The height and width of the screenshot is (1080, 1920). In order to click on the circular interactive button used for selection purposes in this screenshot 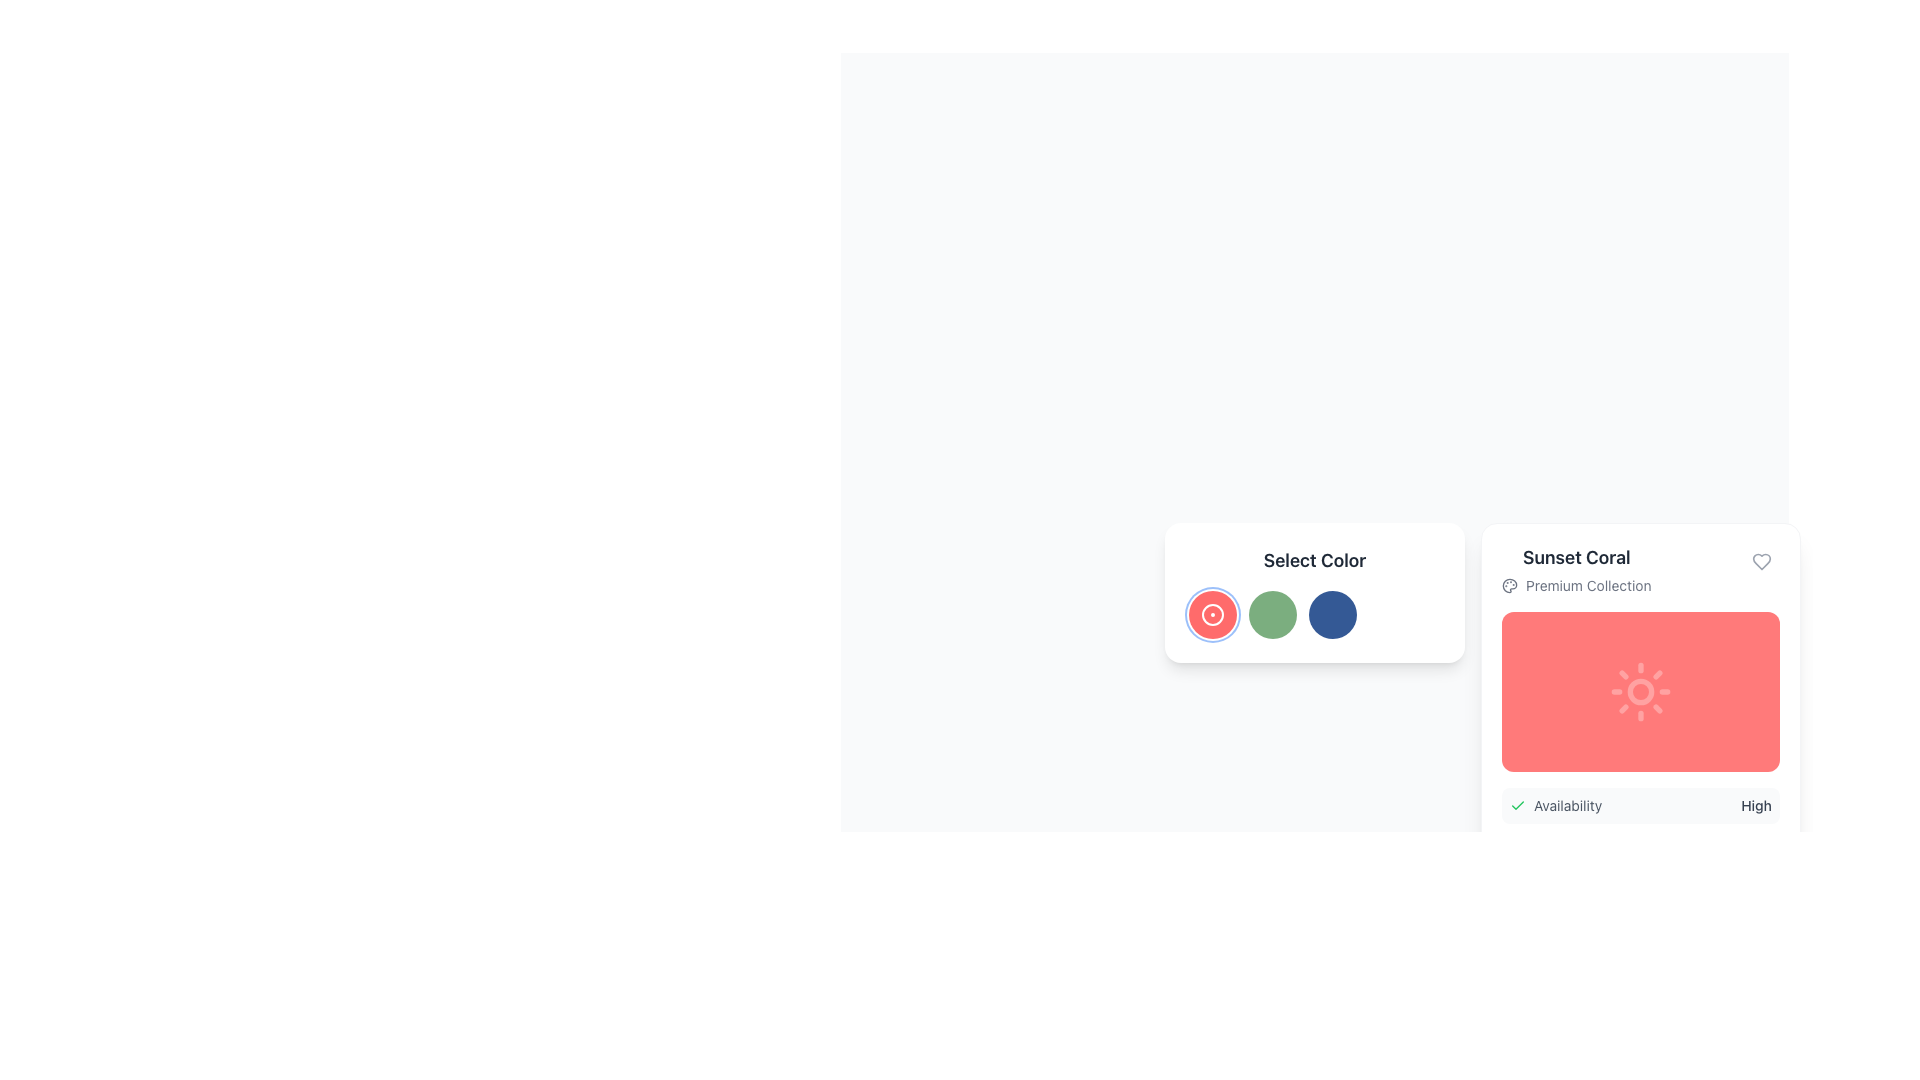, I will do `click(1333, 613)`.